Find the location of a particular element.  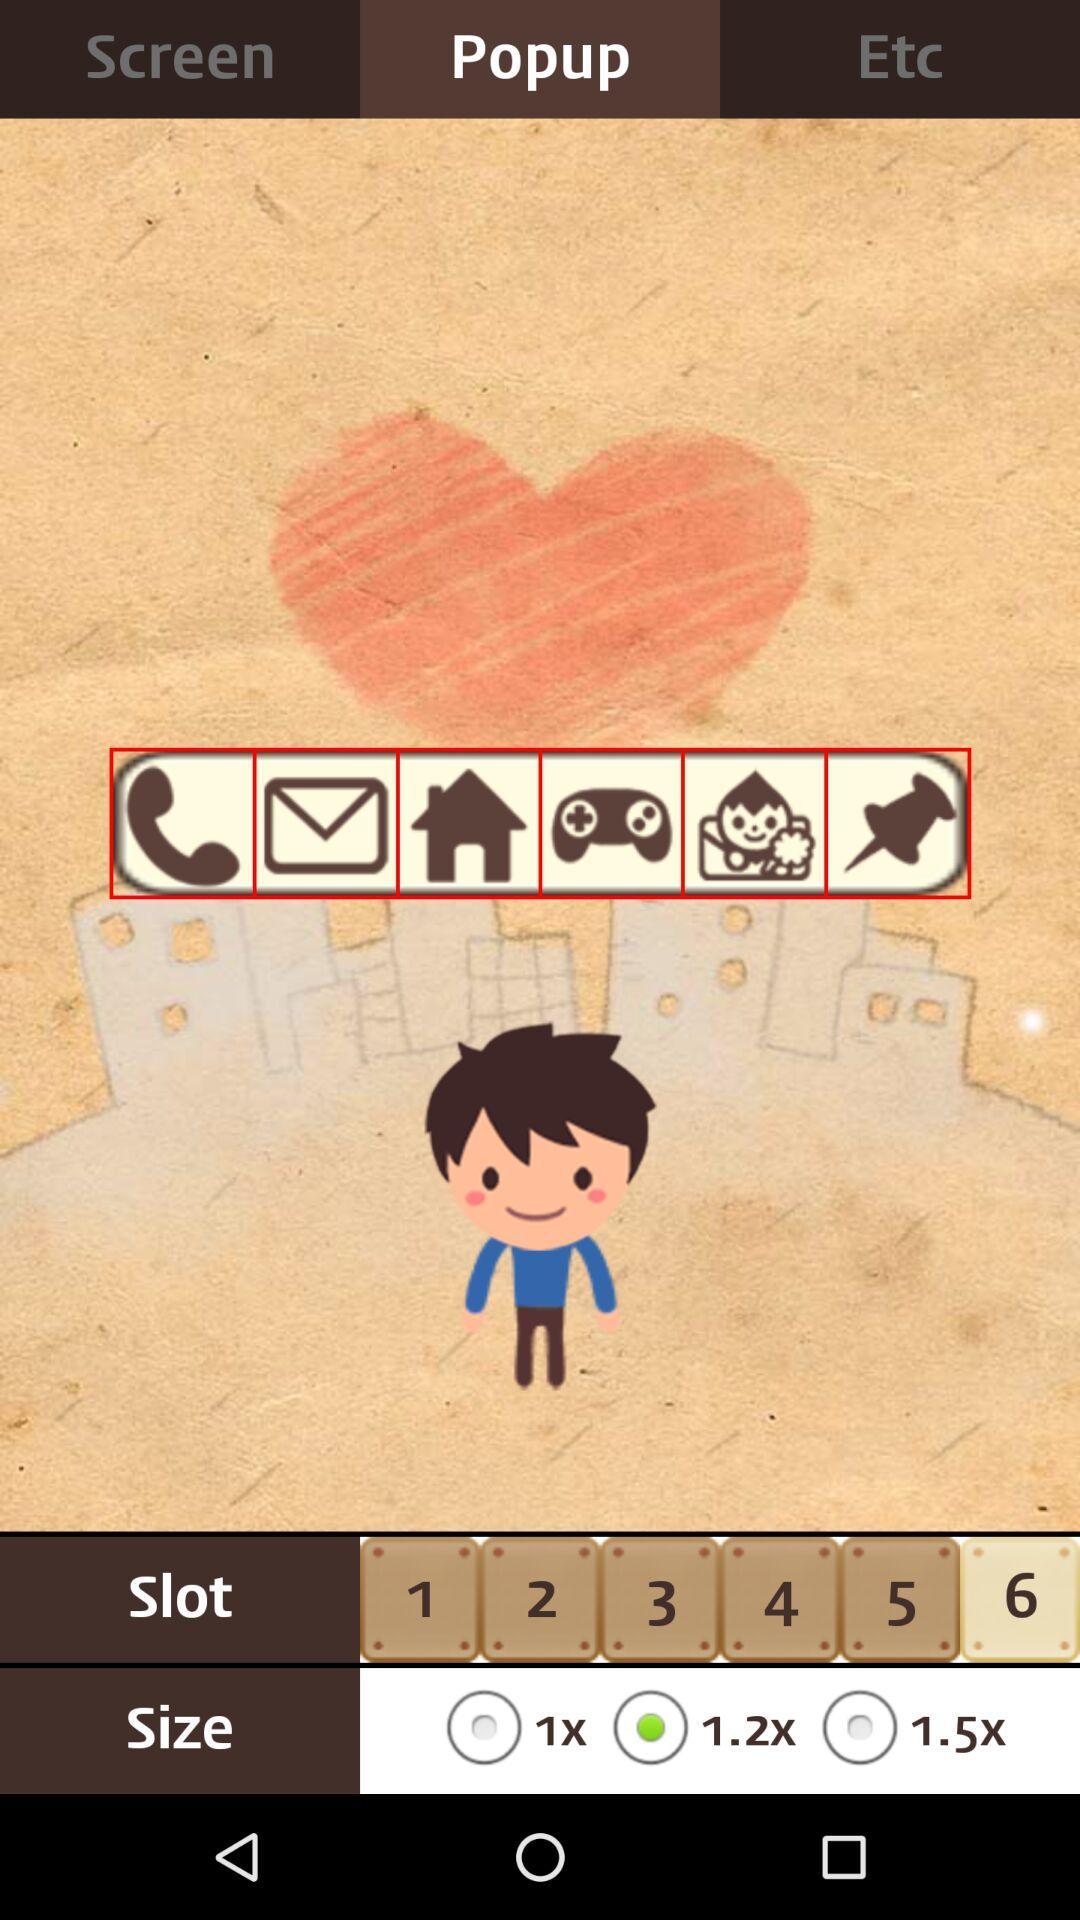

icon next to screen icon is located at coordinates (540, 59).